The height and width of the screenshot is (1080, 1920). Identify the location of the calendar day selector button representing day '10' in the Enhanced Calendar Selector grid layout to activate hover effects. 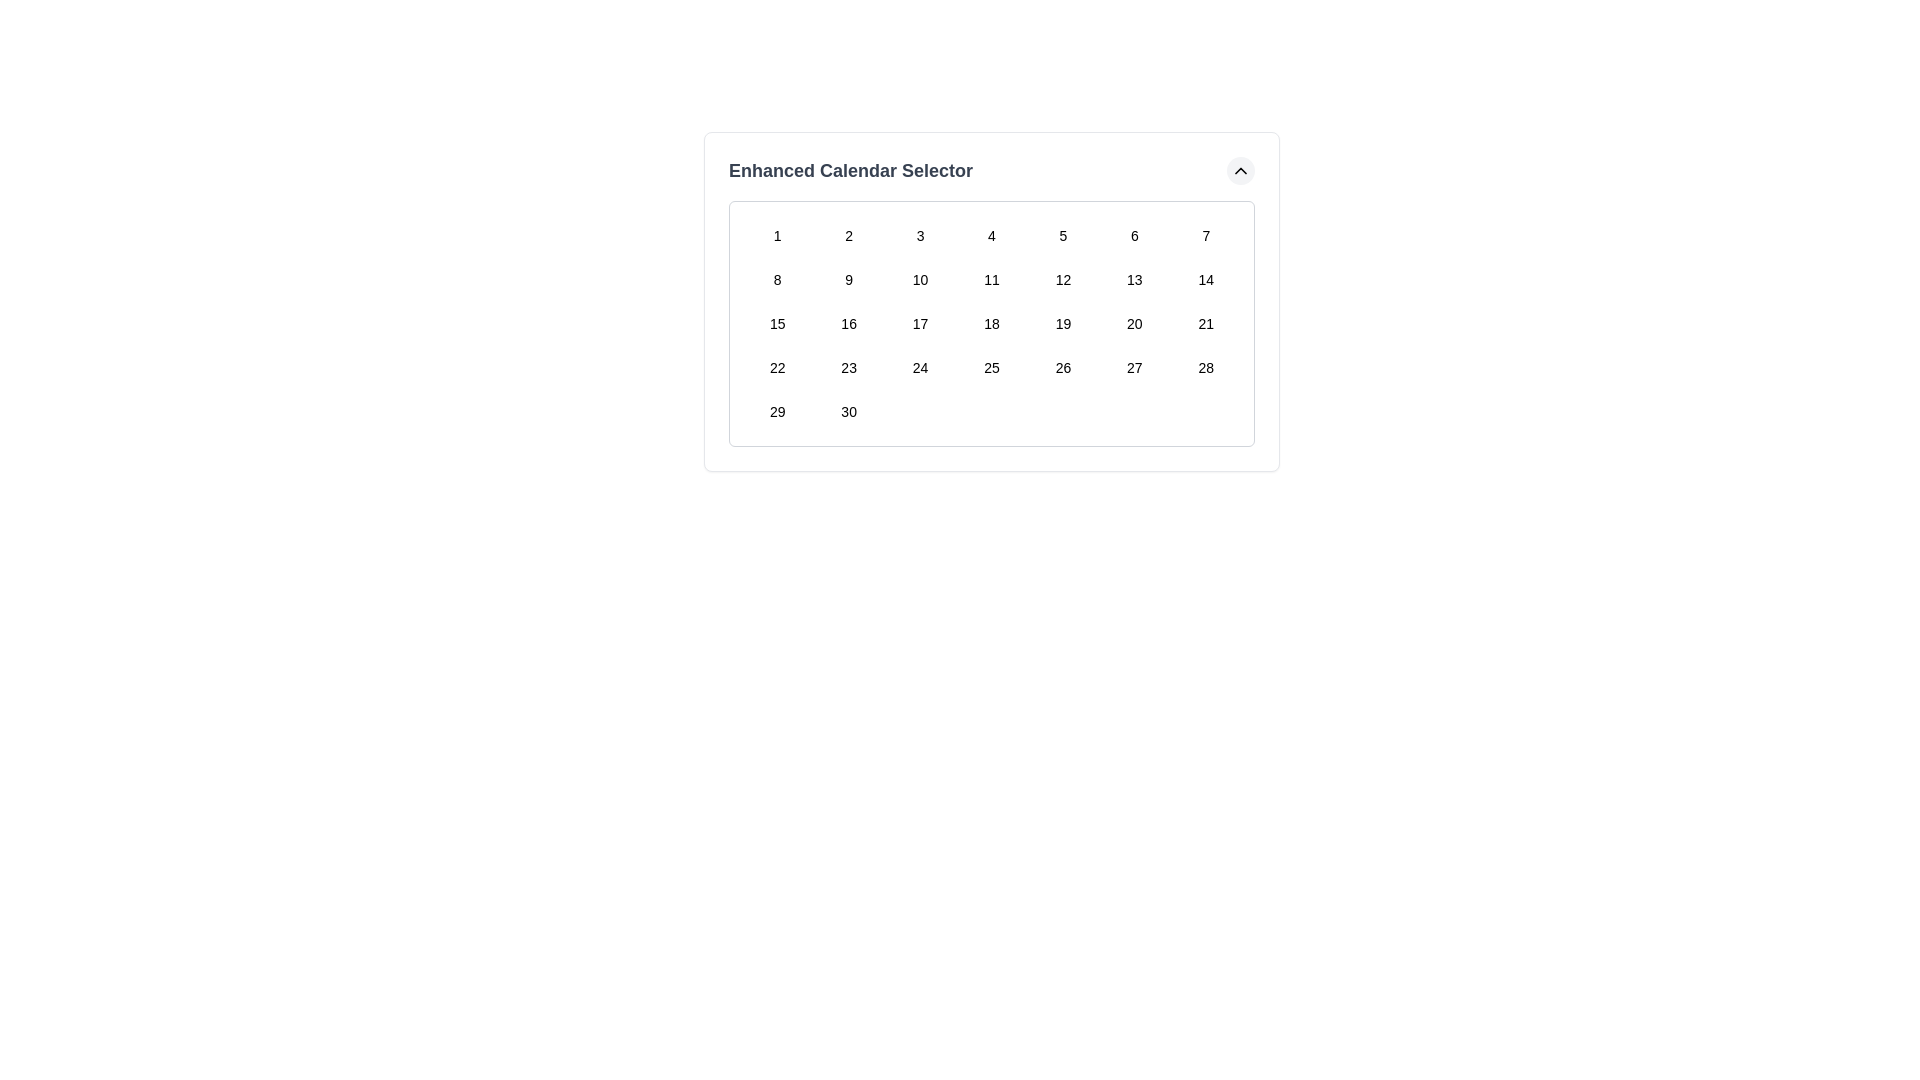
(919, 280).